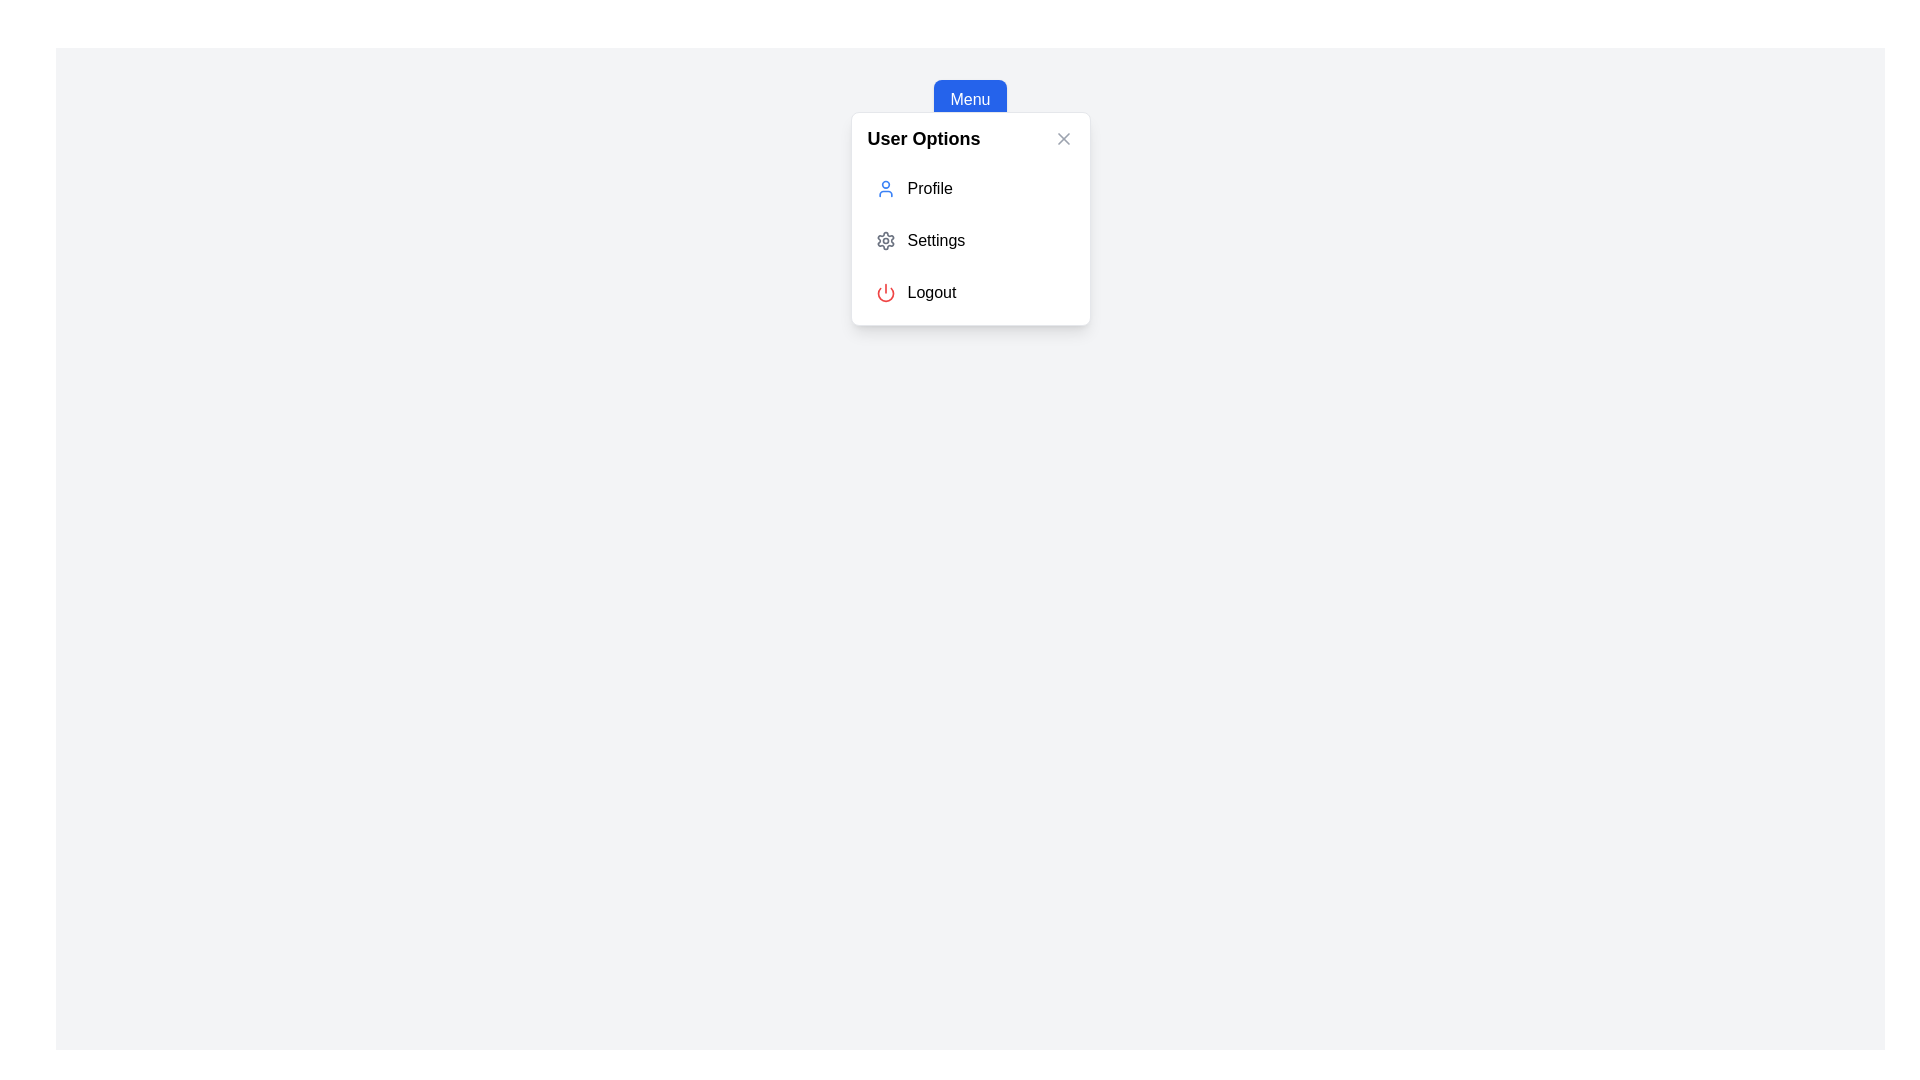 The image size is (1920, 1080). I want to click on the user icon with a thin, blue circular outline located to the left of the 'Profile' text in the 'User Options' menu, so click(884, 189).